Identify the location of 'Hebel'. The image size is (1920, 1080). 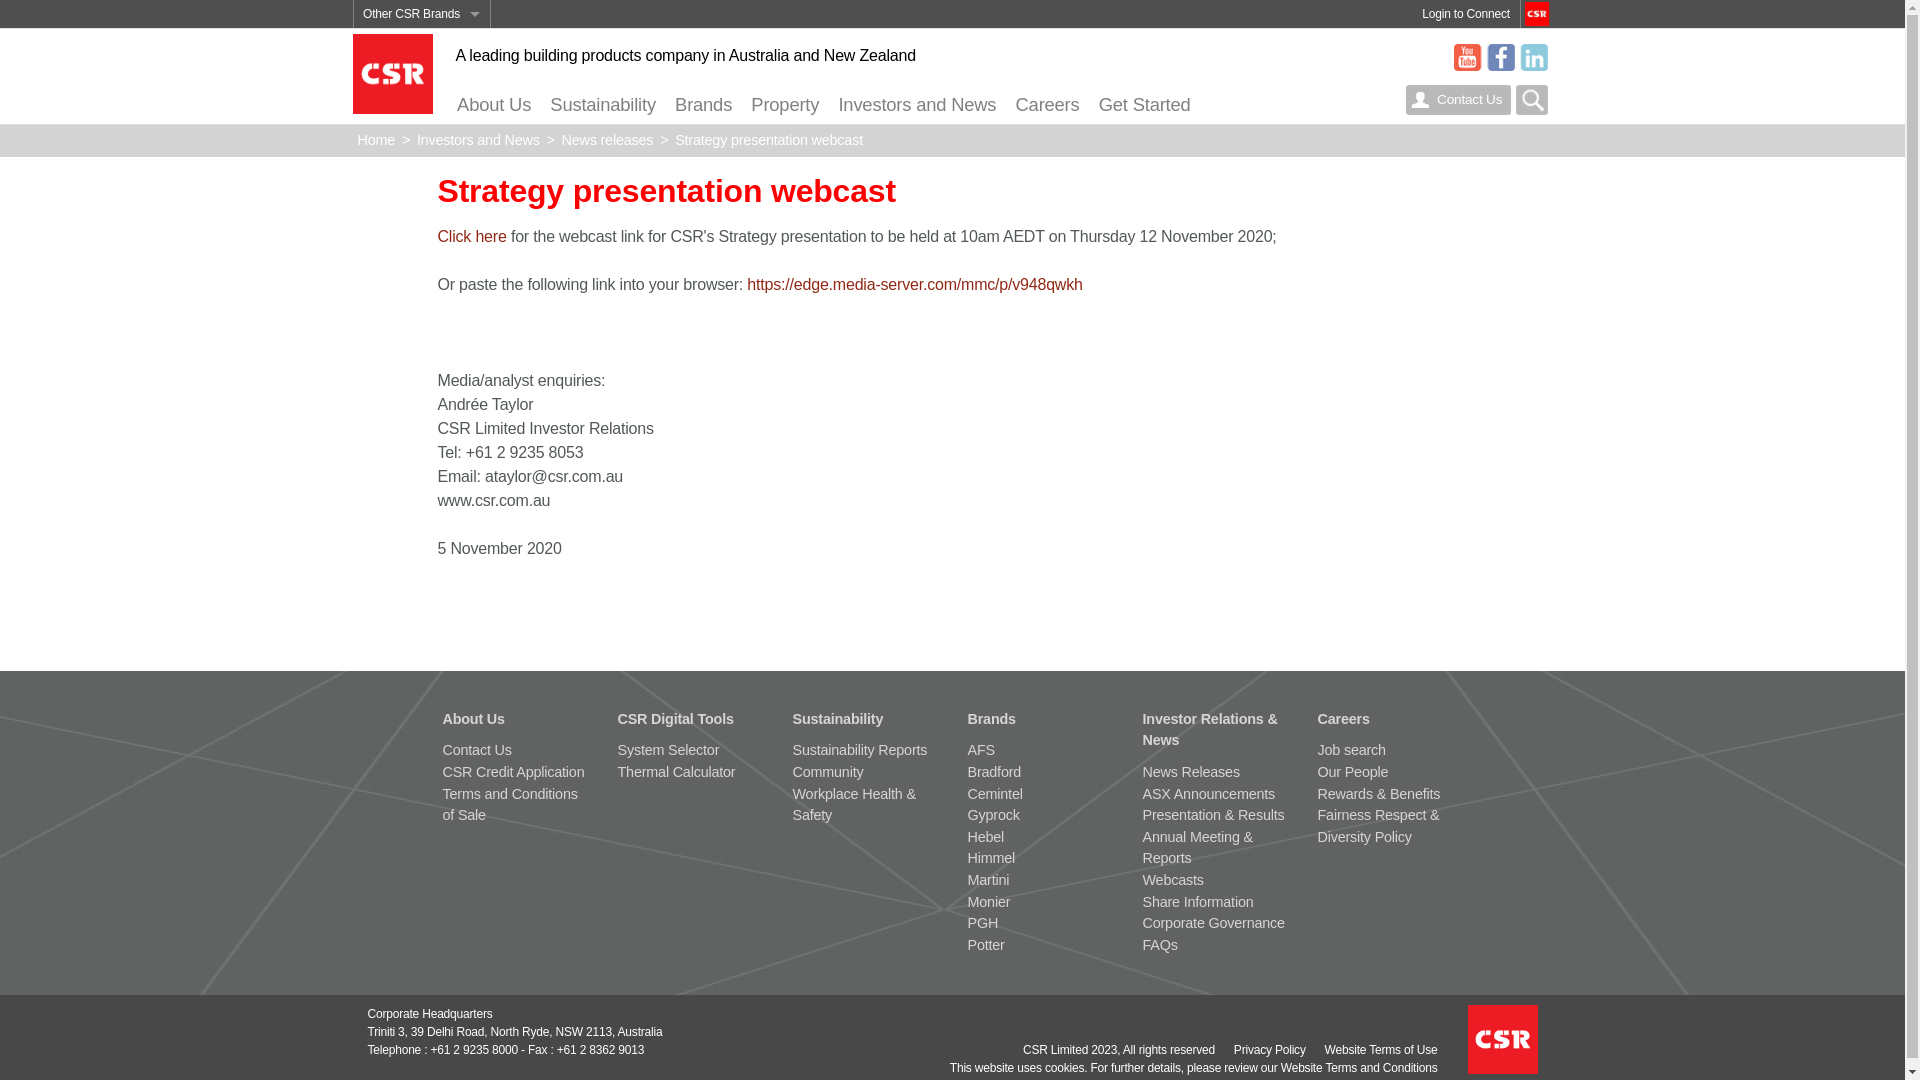
(986, 837).